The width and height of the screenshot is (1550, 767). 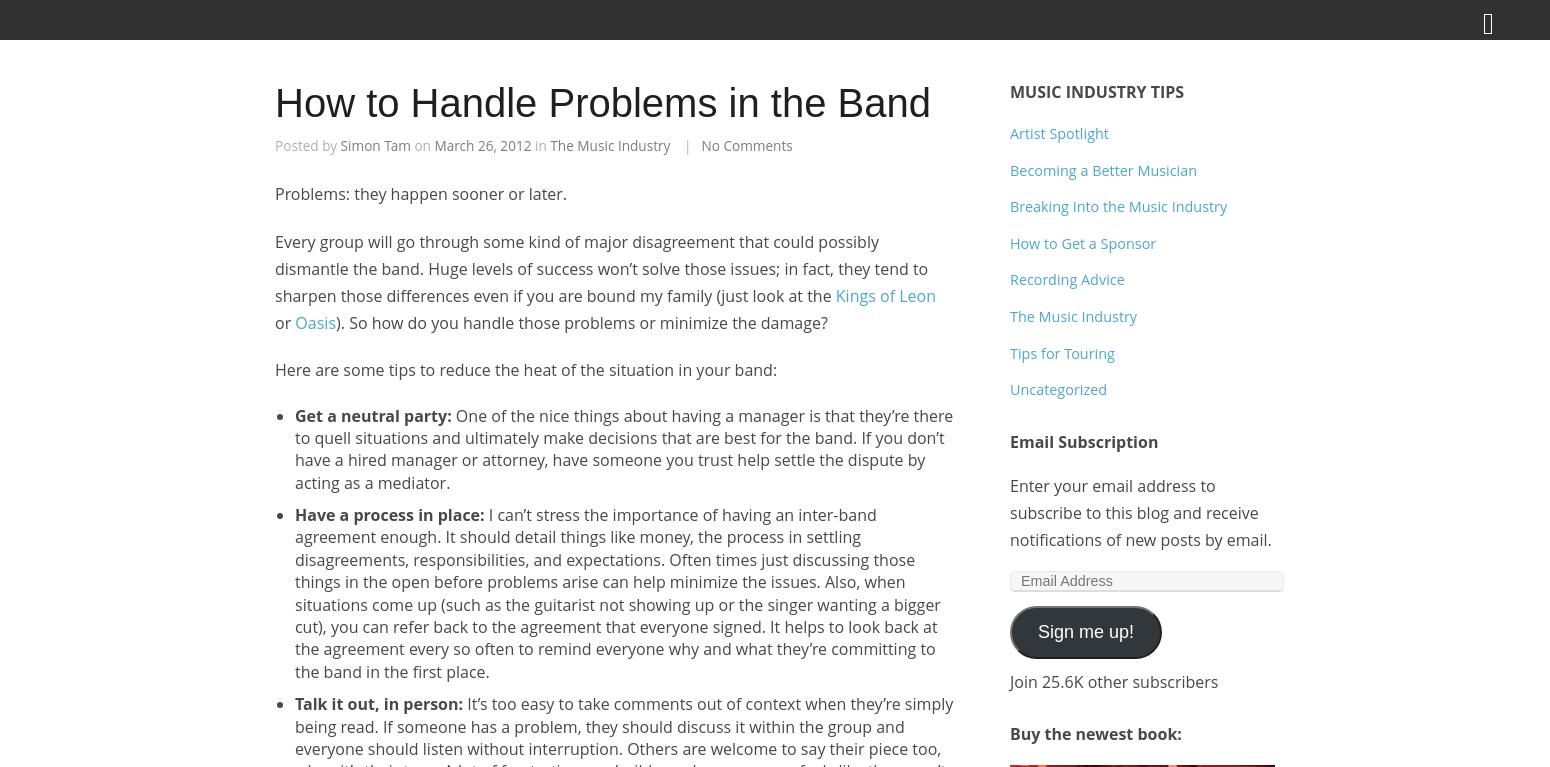 What do you see at coordinates (1084, 440) in the screenshot?
I see `'Email Subscription'` at bounding box center [1084, 440].